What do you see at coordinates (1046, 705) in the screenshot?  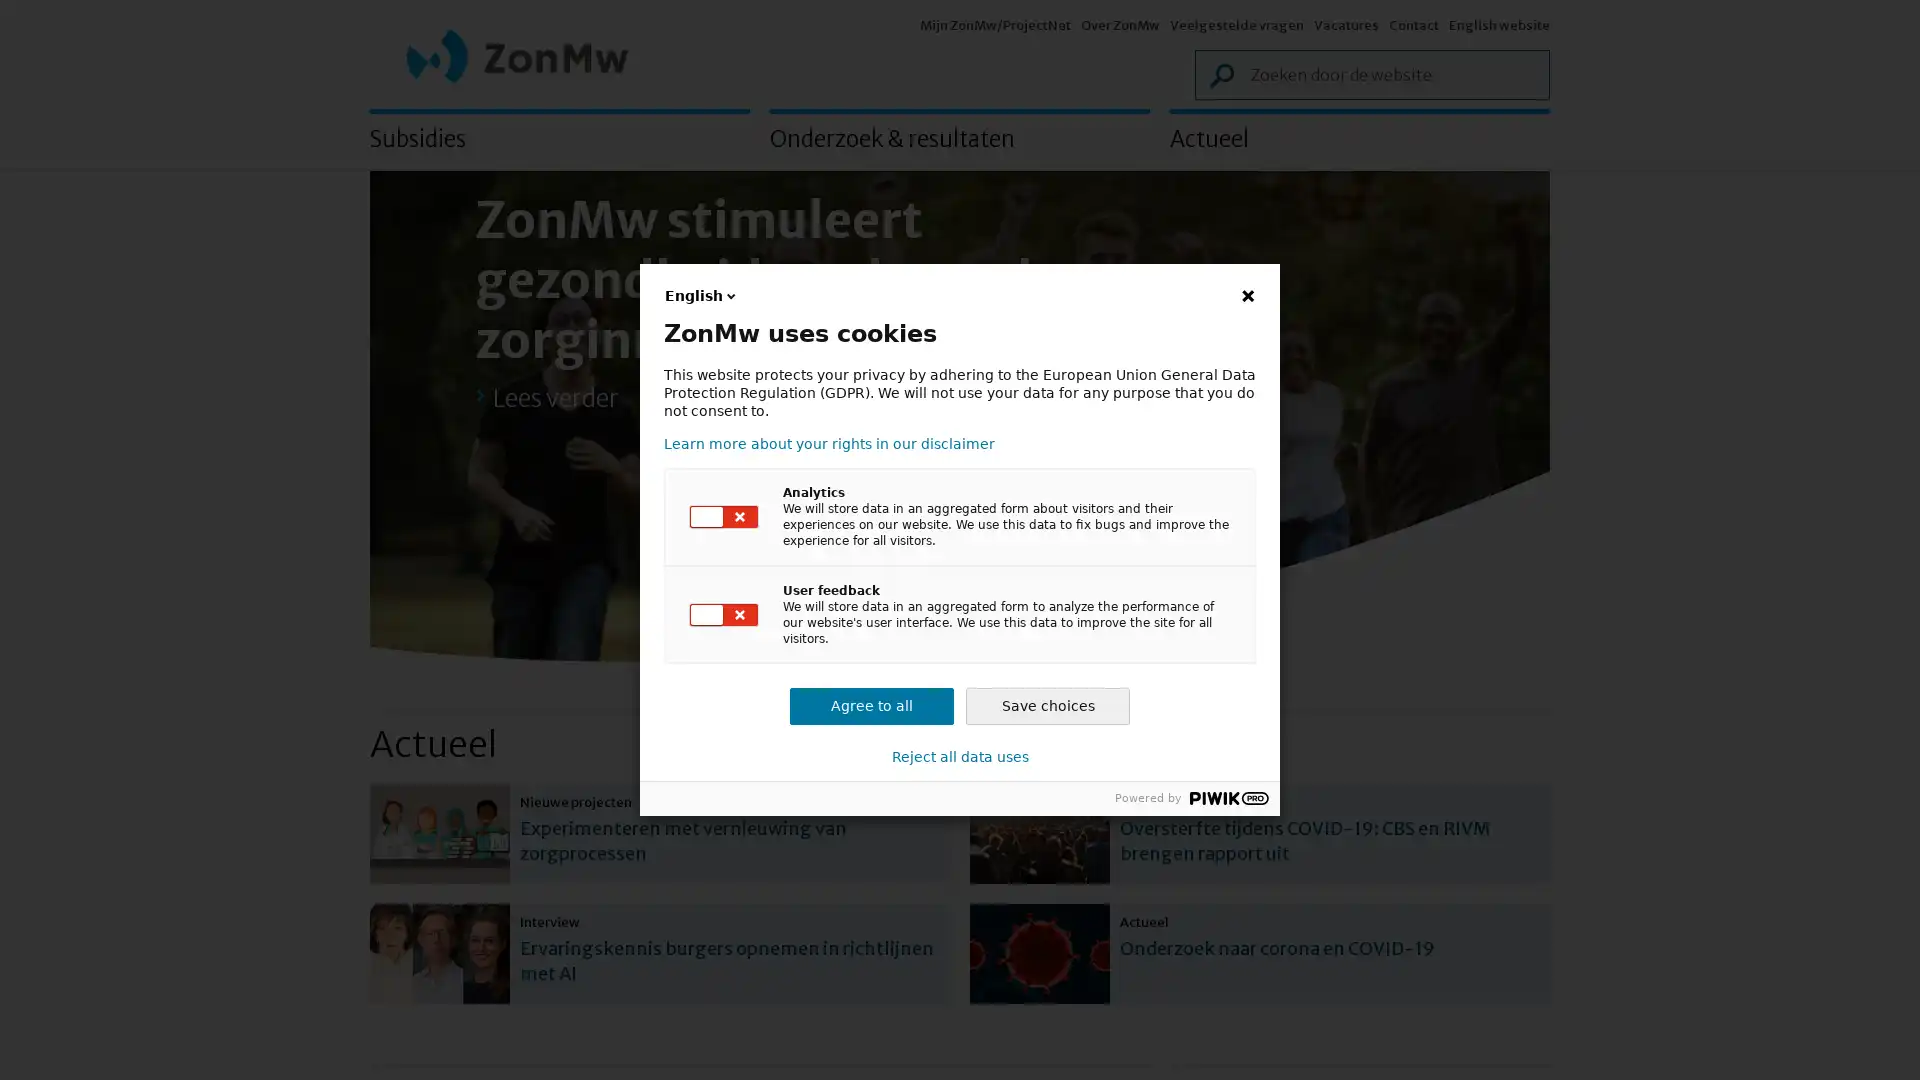 I see `Save choices` at bounding box center [1046, 705].